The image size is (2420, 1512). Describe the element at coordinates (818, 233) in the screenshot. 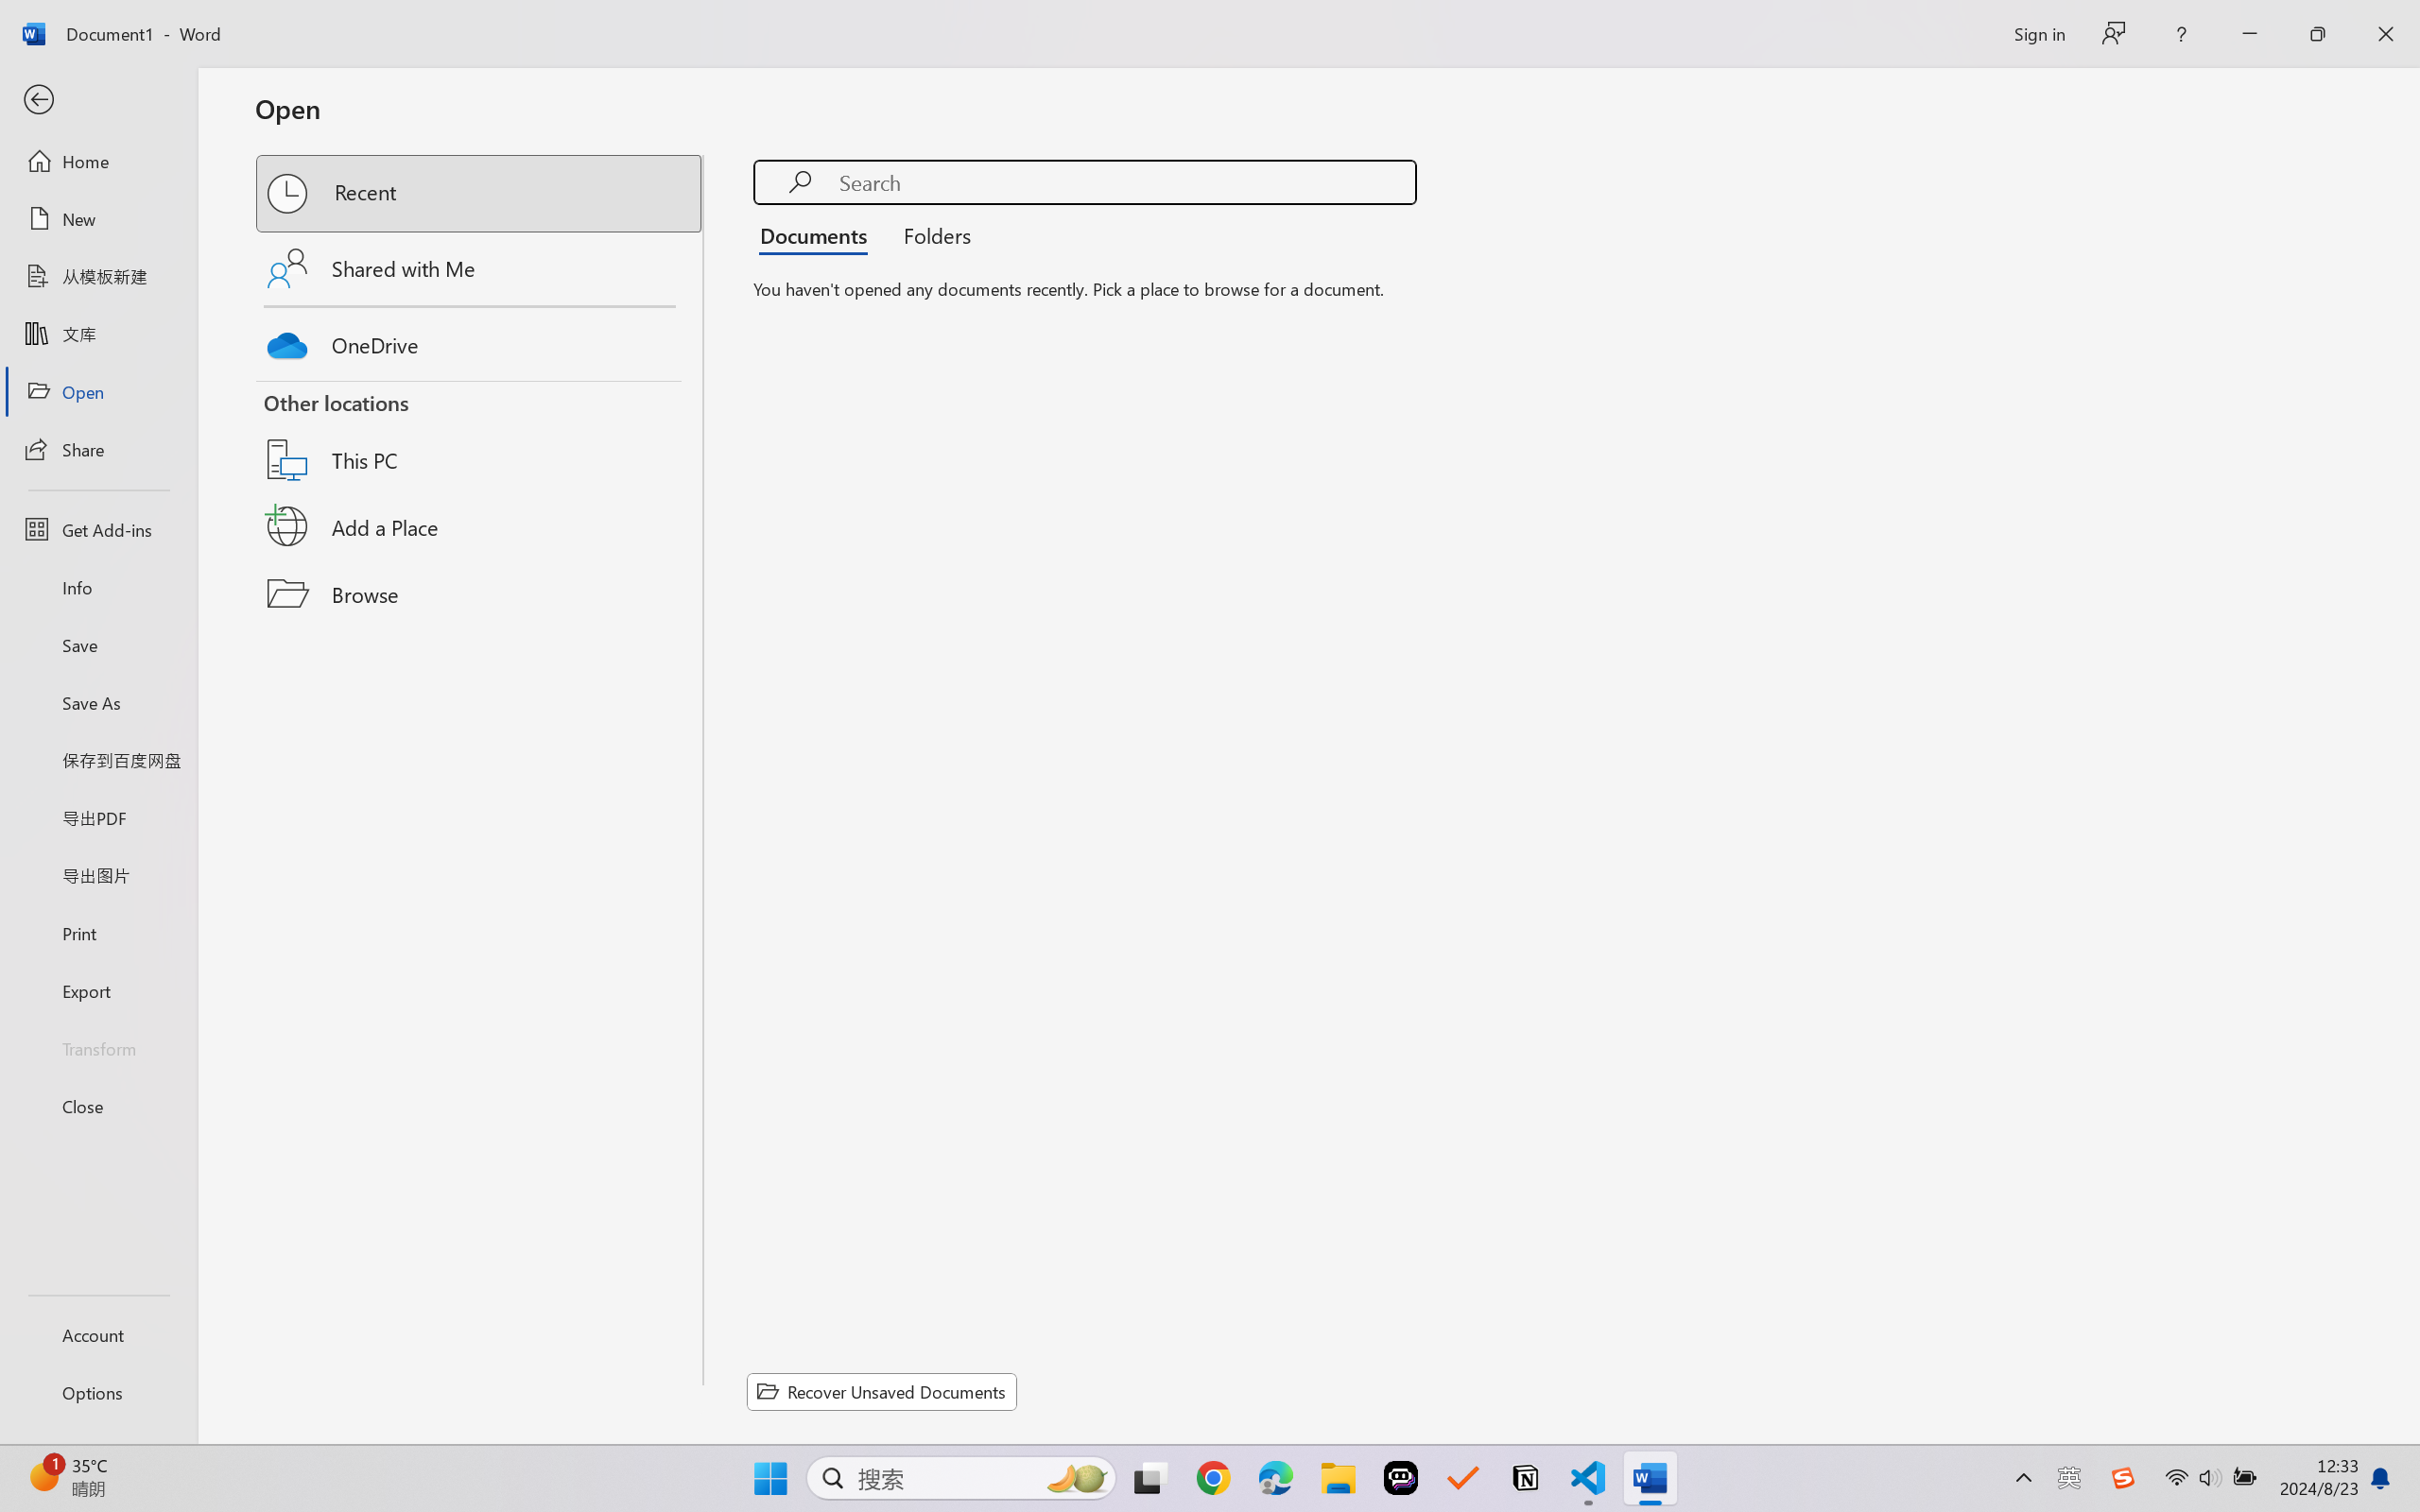

I see `'Documents'` at that location.